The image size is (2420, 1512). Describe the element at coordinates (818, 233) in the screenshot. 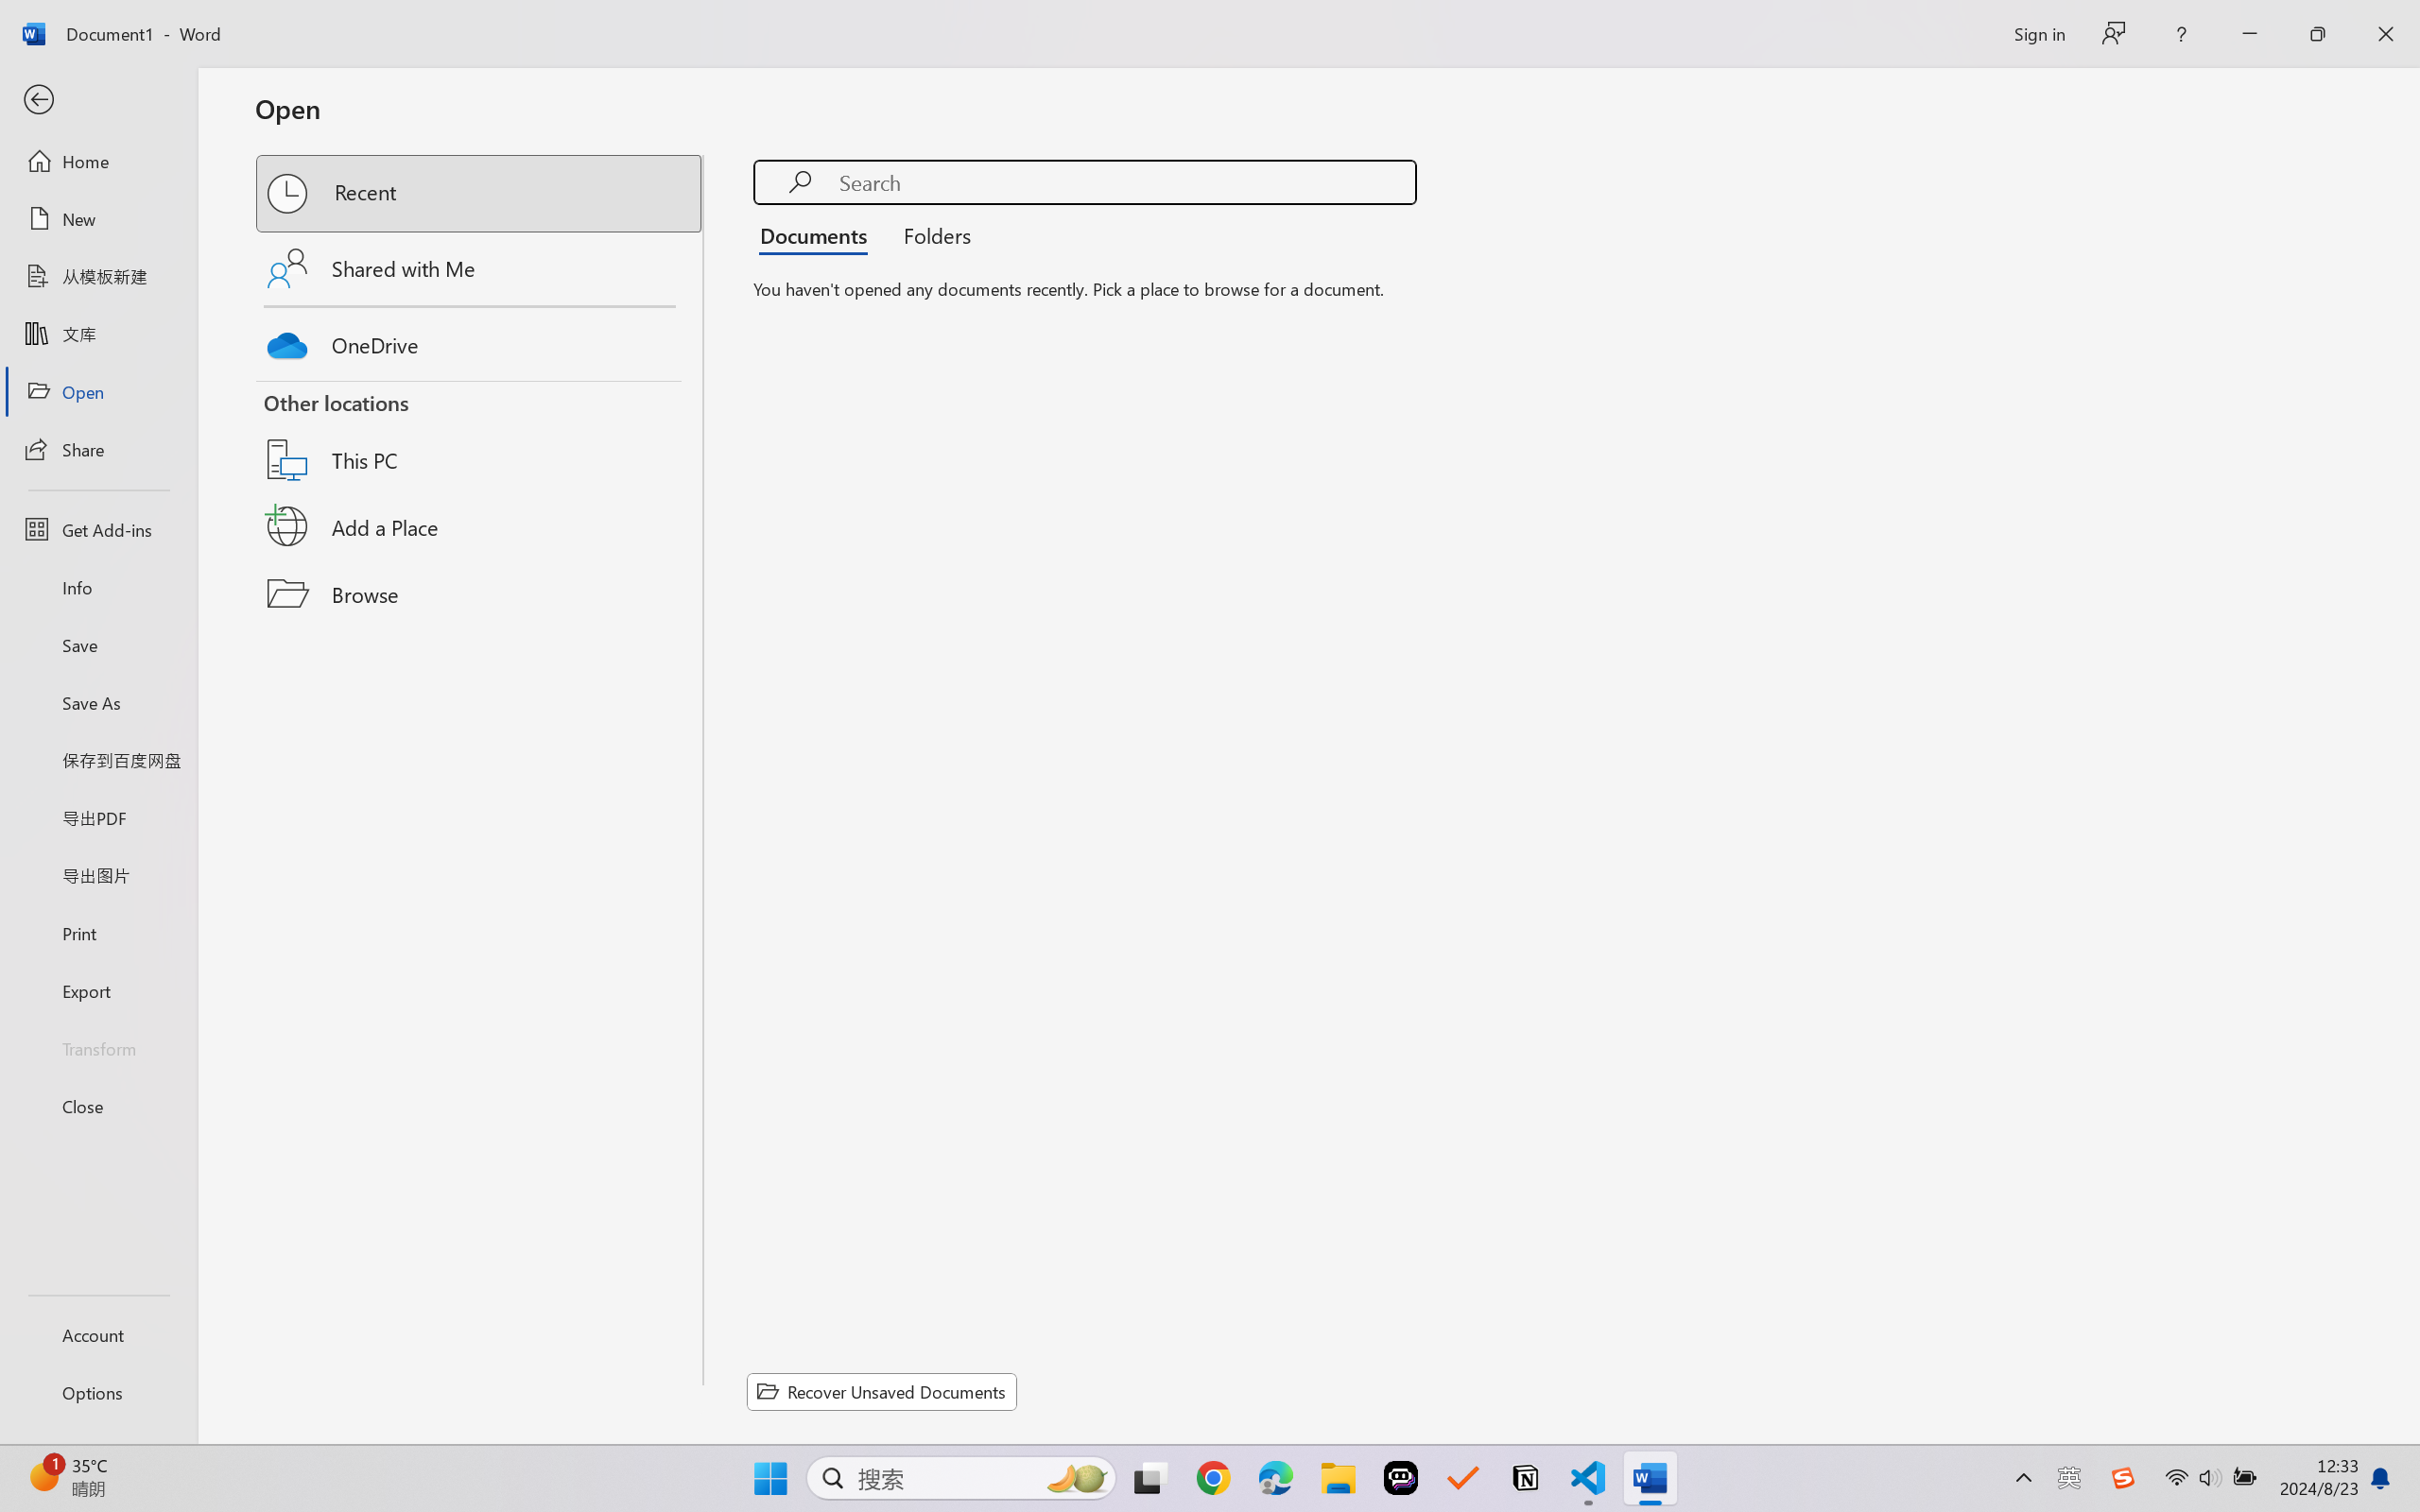

I see `'Documents'` at that location.